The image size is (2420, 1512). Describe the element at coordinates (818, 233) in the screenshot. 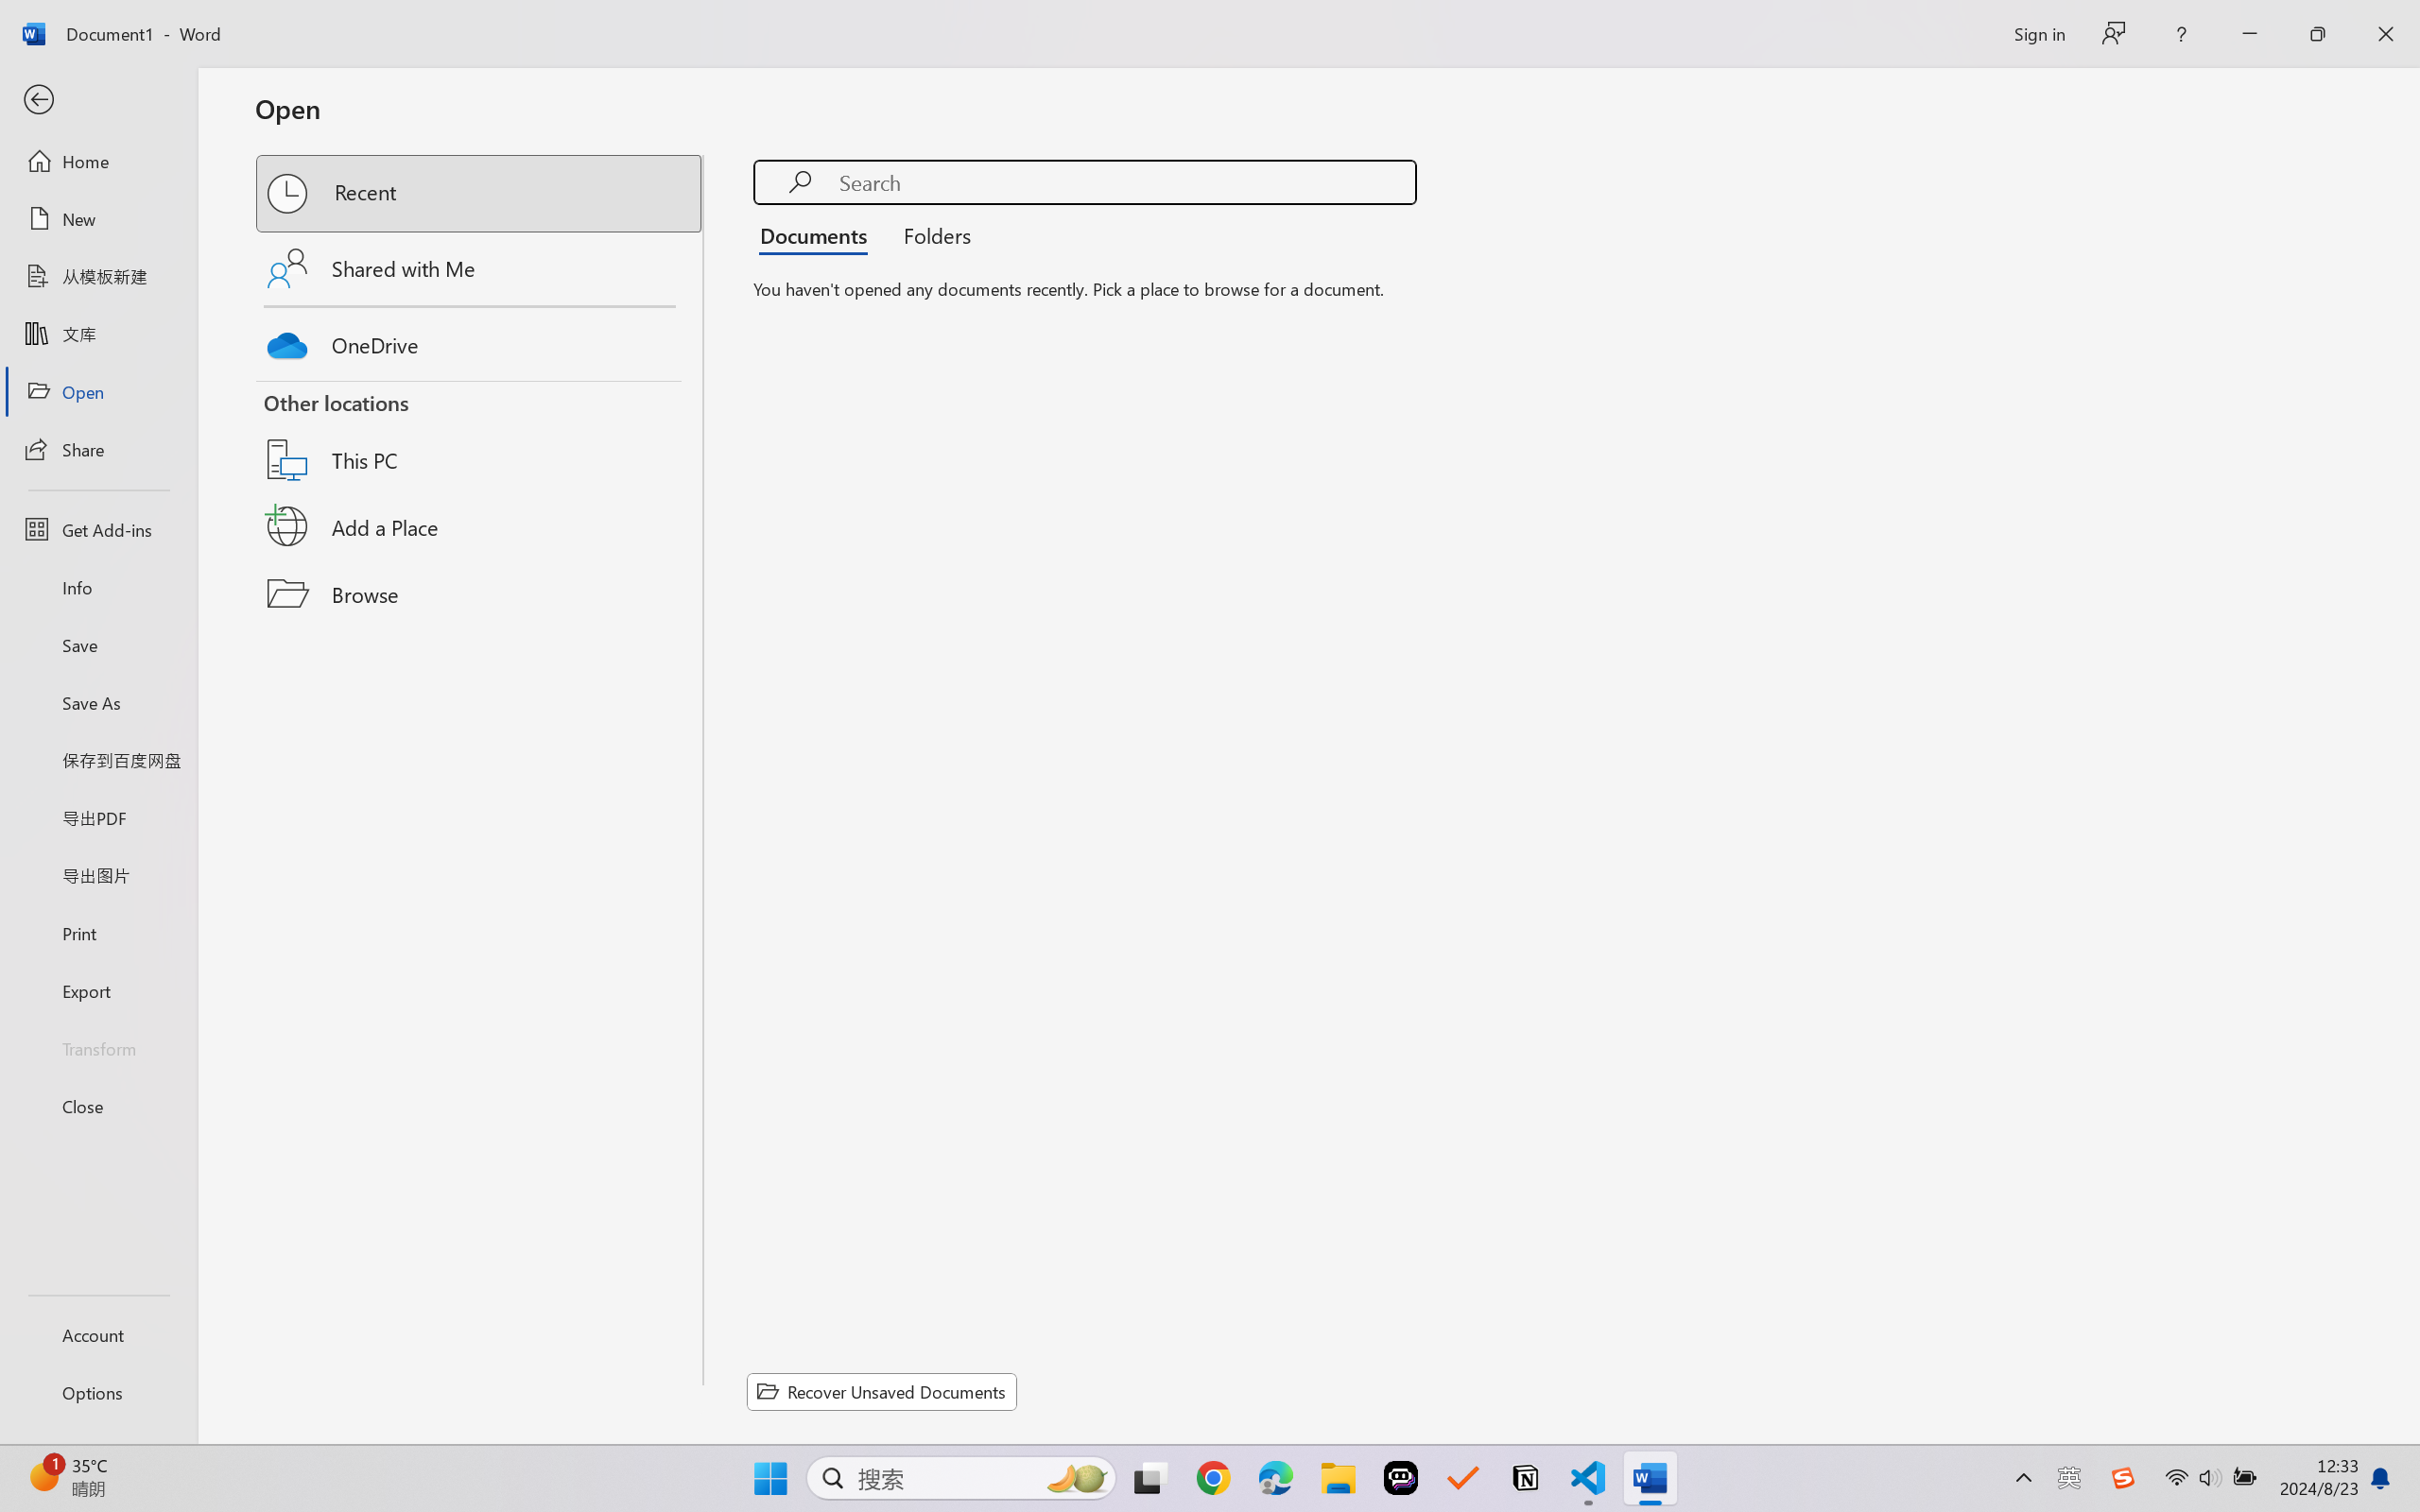

I see `'Documents'` at that location.